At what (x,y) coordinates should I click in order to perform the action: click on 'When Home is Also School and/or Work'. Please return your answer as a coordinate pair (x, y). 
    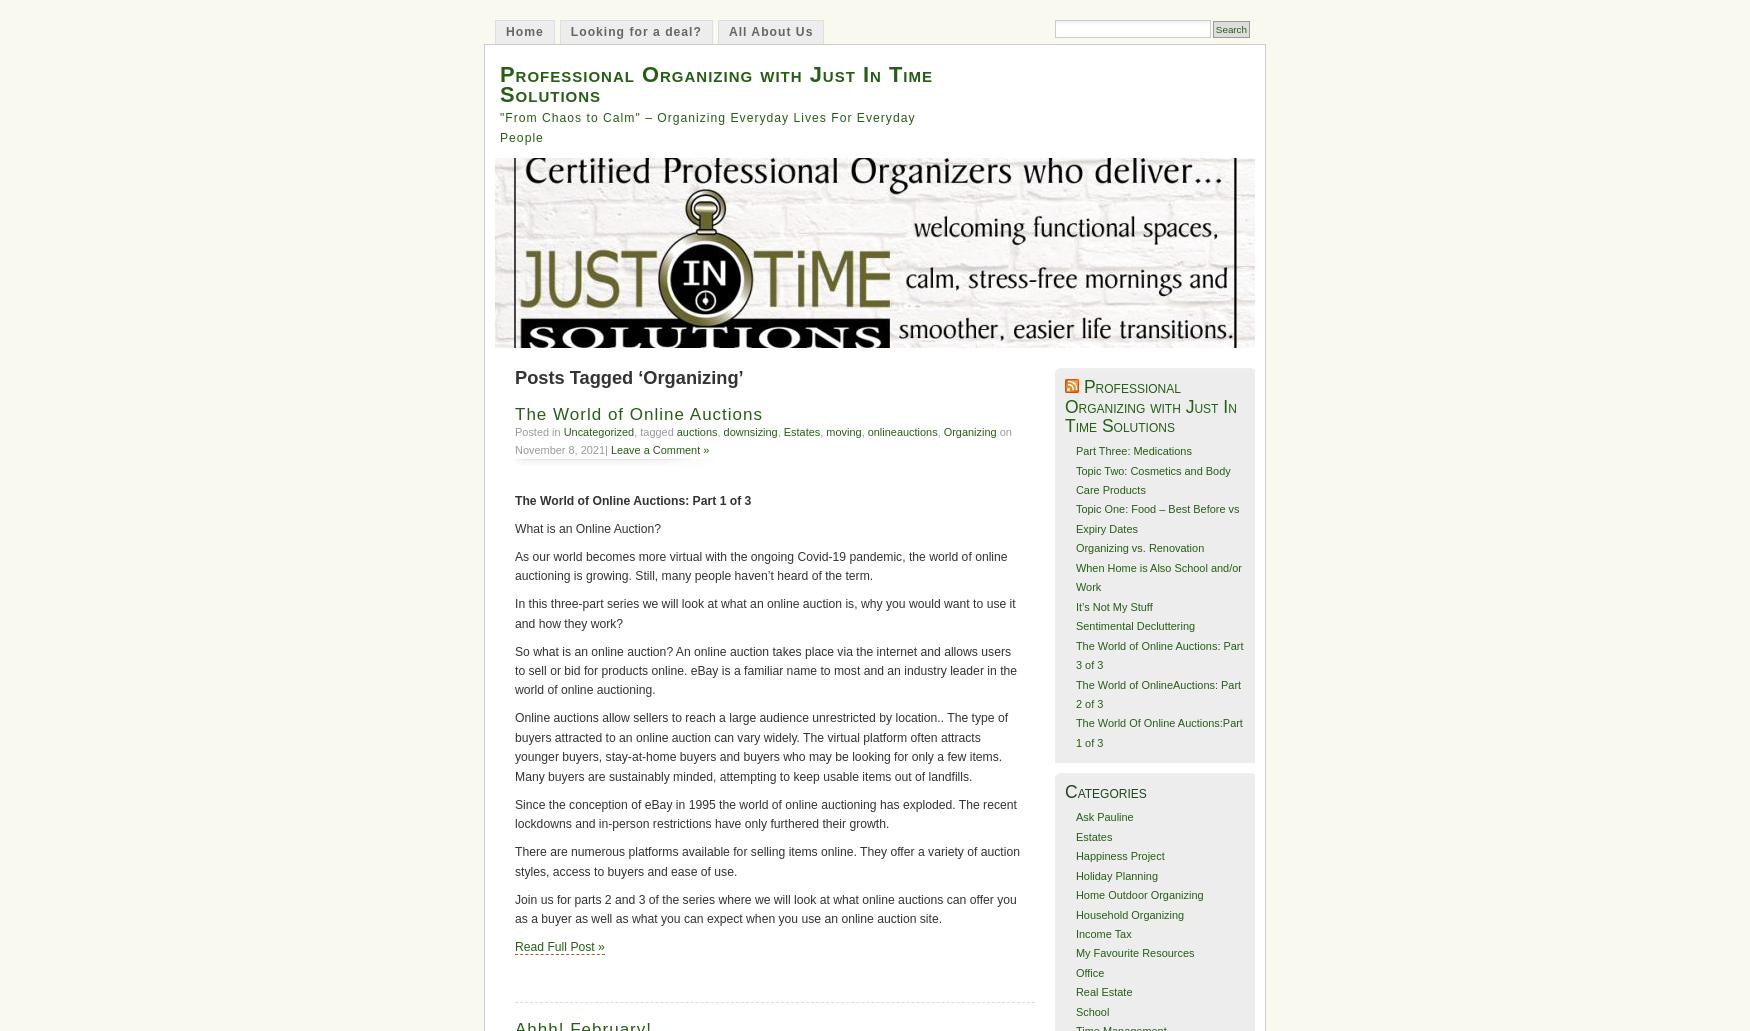
    Looking at the image, I should click on (1156, 576).